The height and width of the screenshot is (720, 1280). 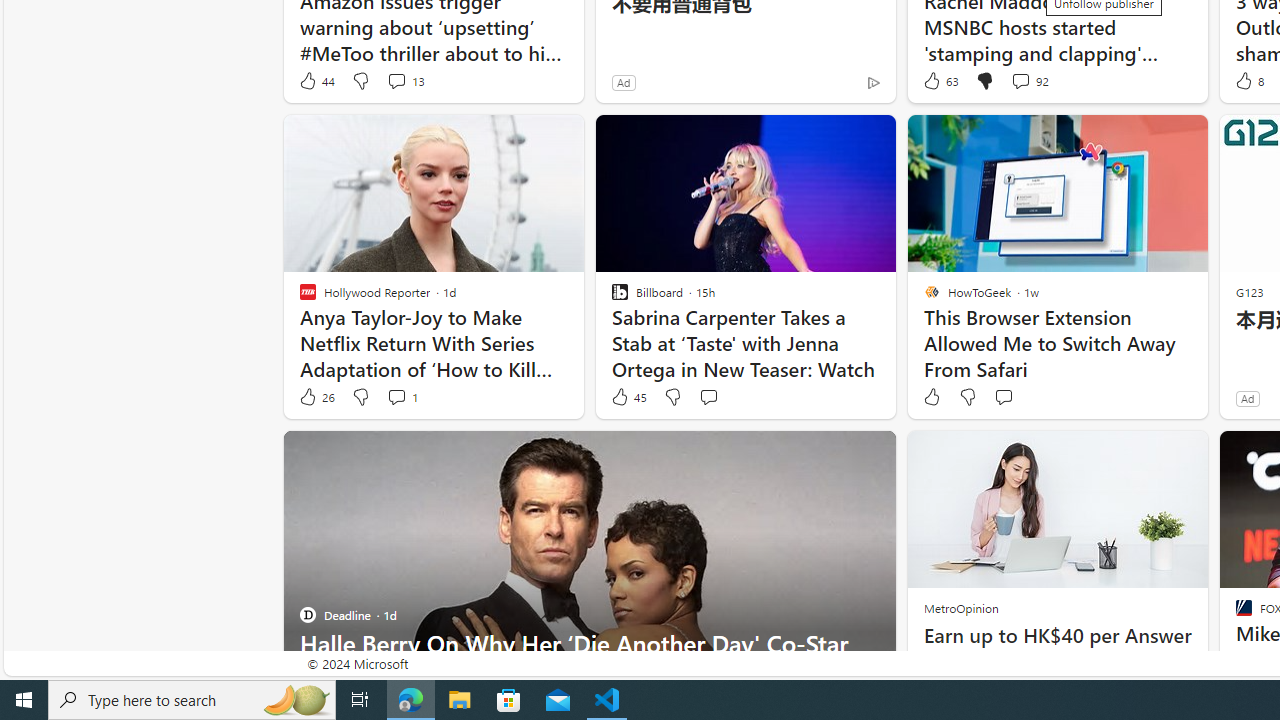 What do you see at coordinates (1248, 291) in the screenshot?
I see `'G123'` at bounding box center [1248, 291].